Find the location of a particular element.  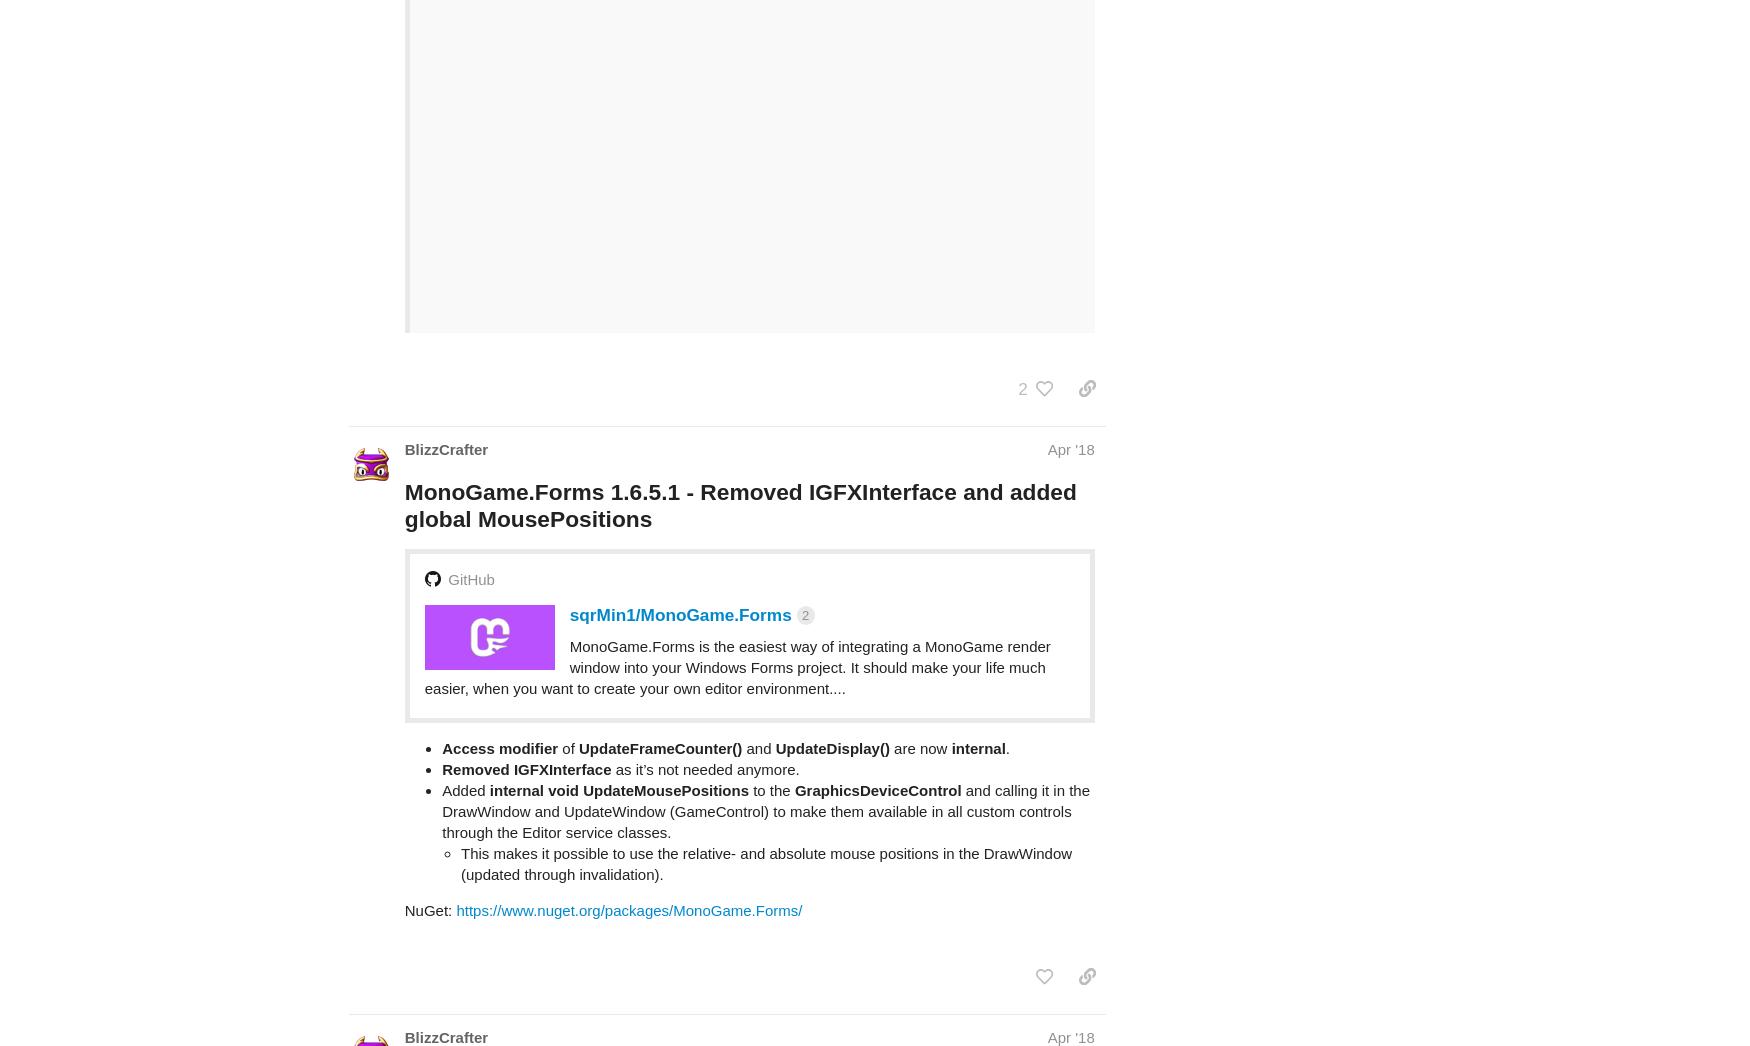

'internal void UpdateMousePositions' is located at coordinates (618, 711).